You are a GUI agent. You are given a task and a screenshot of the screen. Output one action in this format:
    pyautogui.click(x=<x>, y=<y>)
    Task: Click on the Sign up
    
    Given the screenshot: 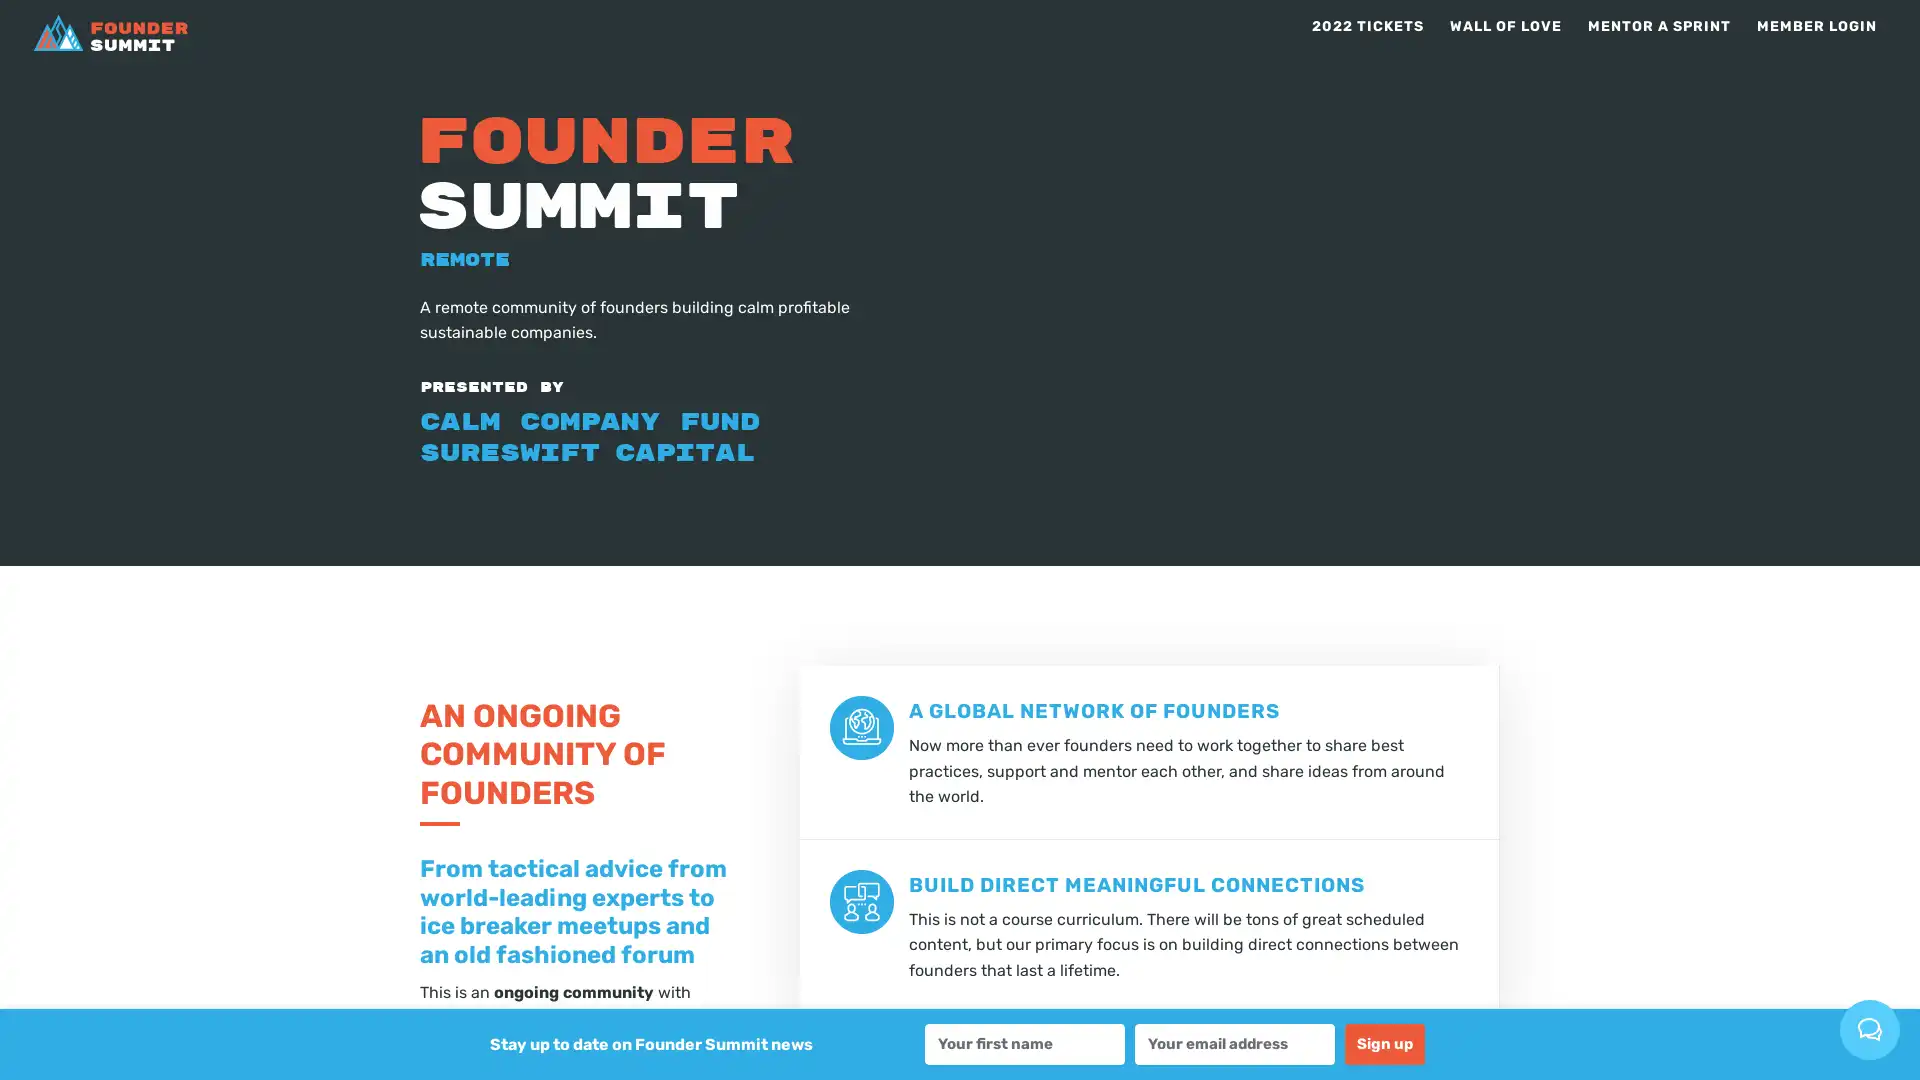 What is the action you would take?
    pyautogui.click(x=1384, y=1043)
    